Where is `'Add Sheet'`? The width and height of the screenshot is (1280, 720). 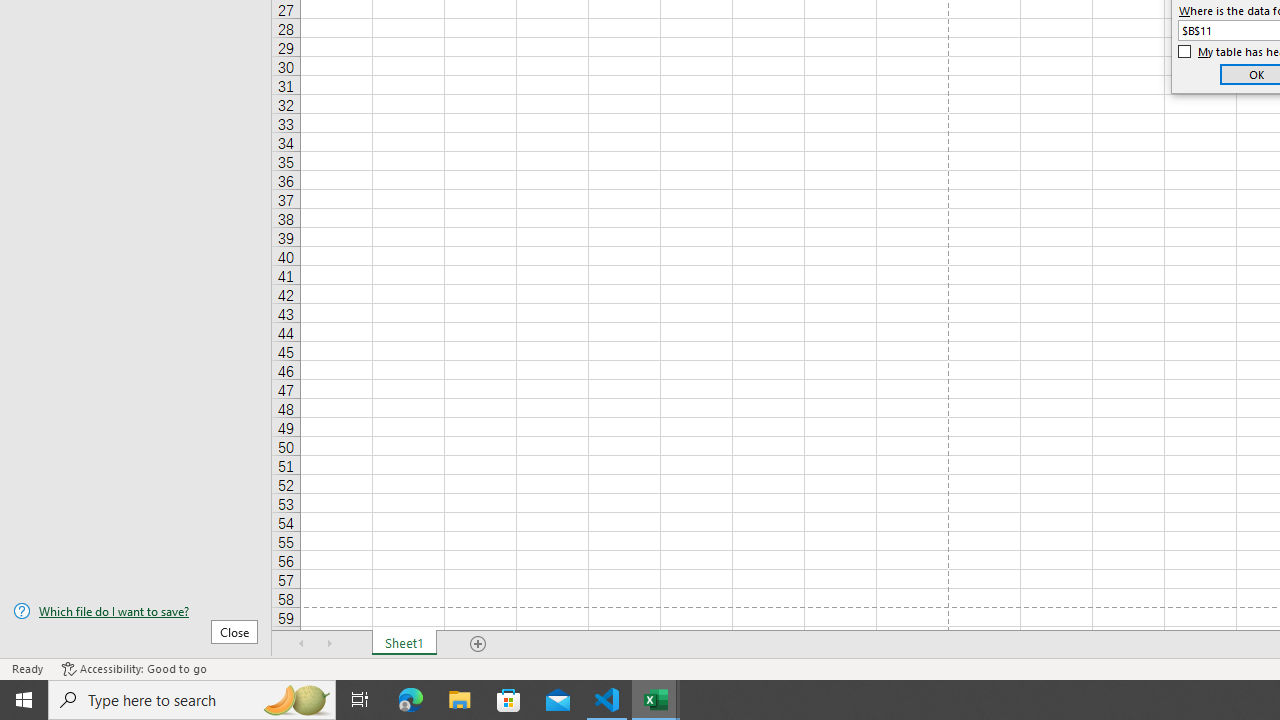
'Add Sheet' is located at coordinates (477, 644).